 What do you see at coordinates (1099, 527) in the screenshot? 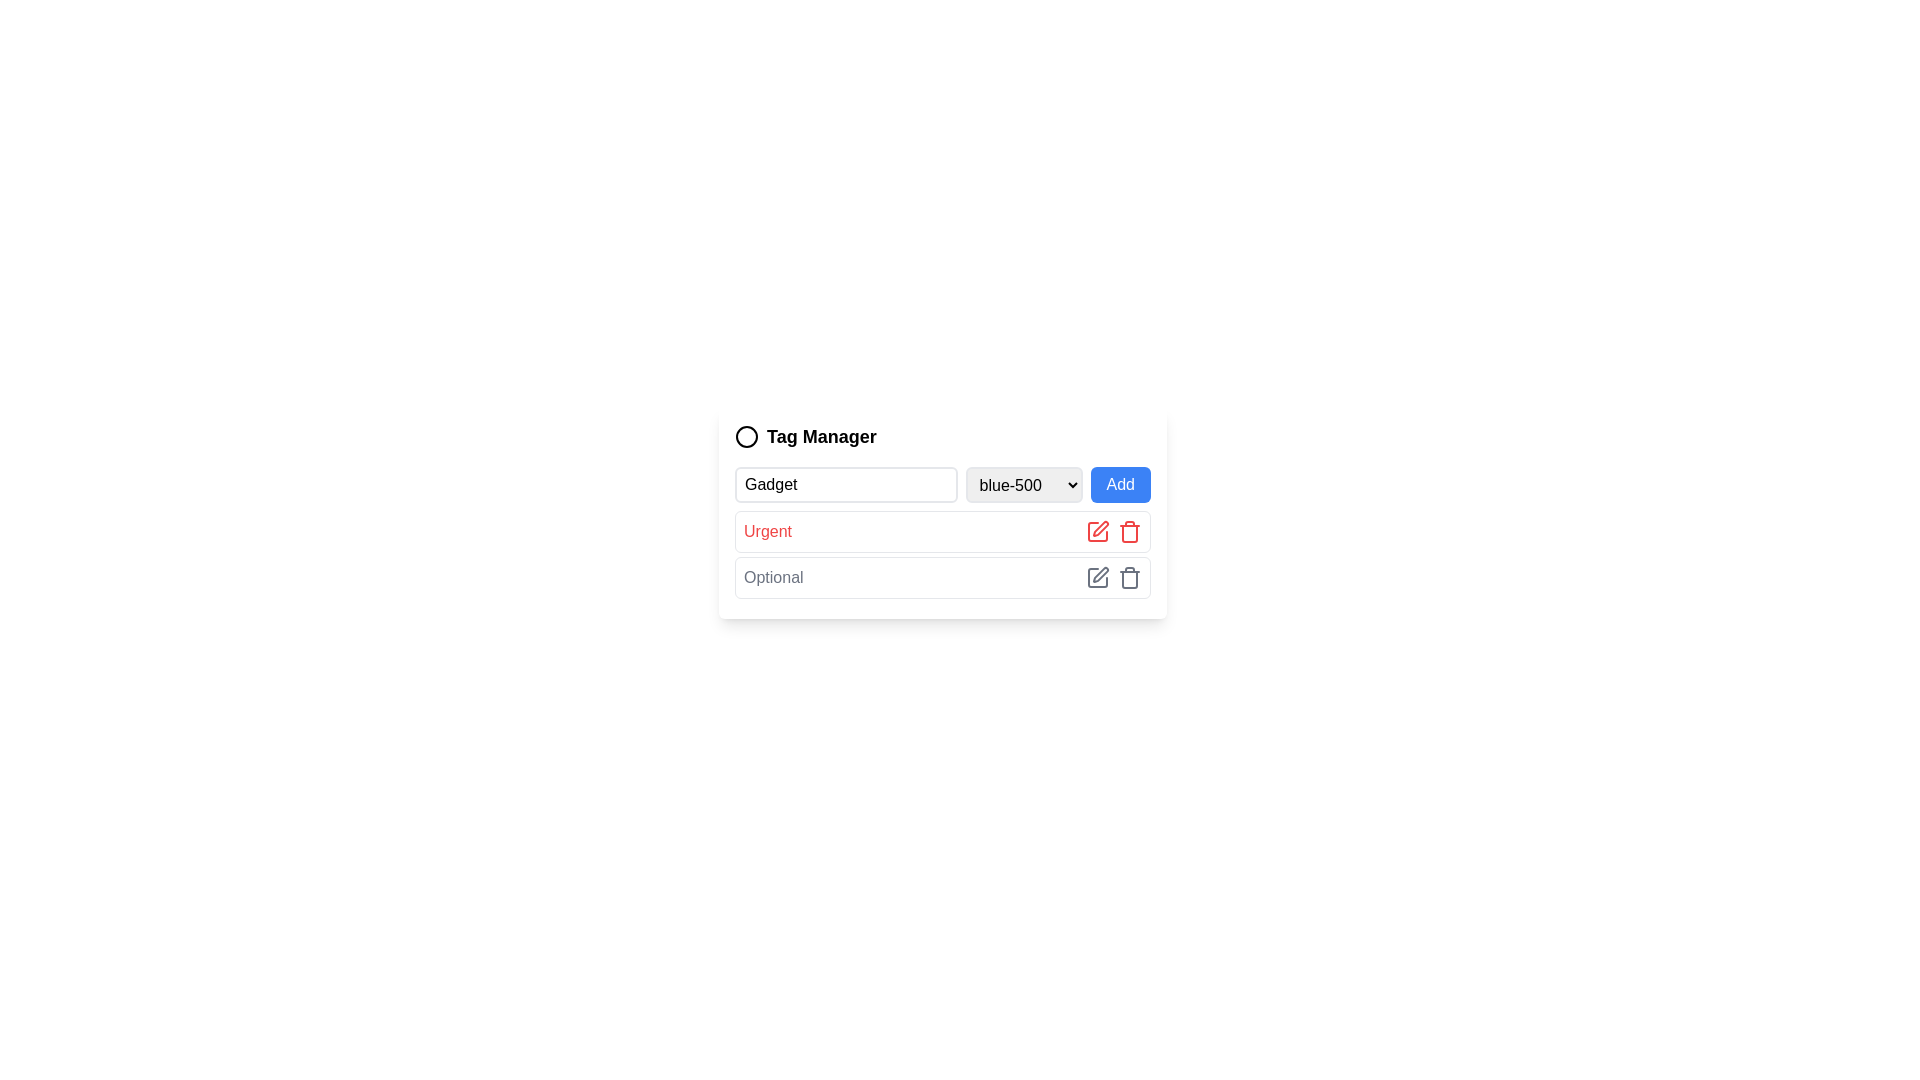
I see `the Edit icon located next to the trash bin icon in the row labeled 'Optional.'` at bounding box center [1099, 527].